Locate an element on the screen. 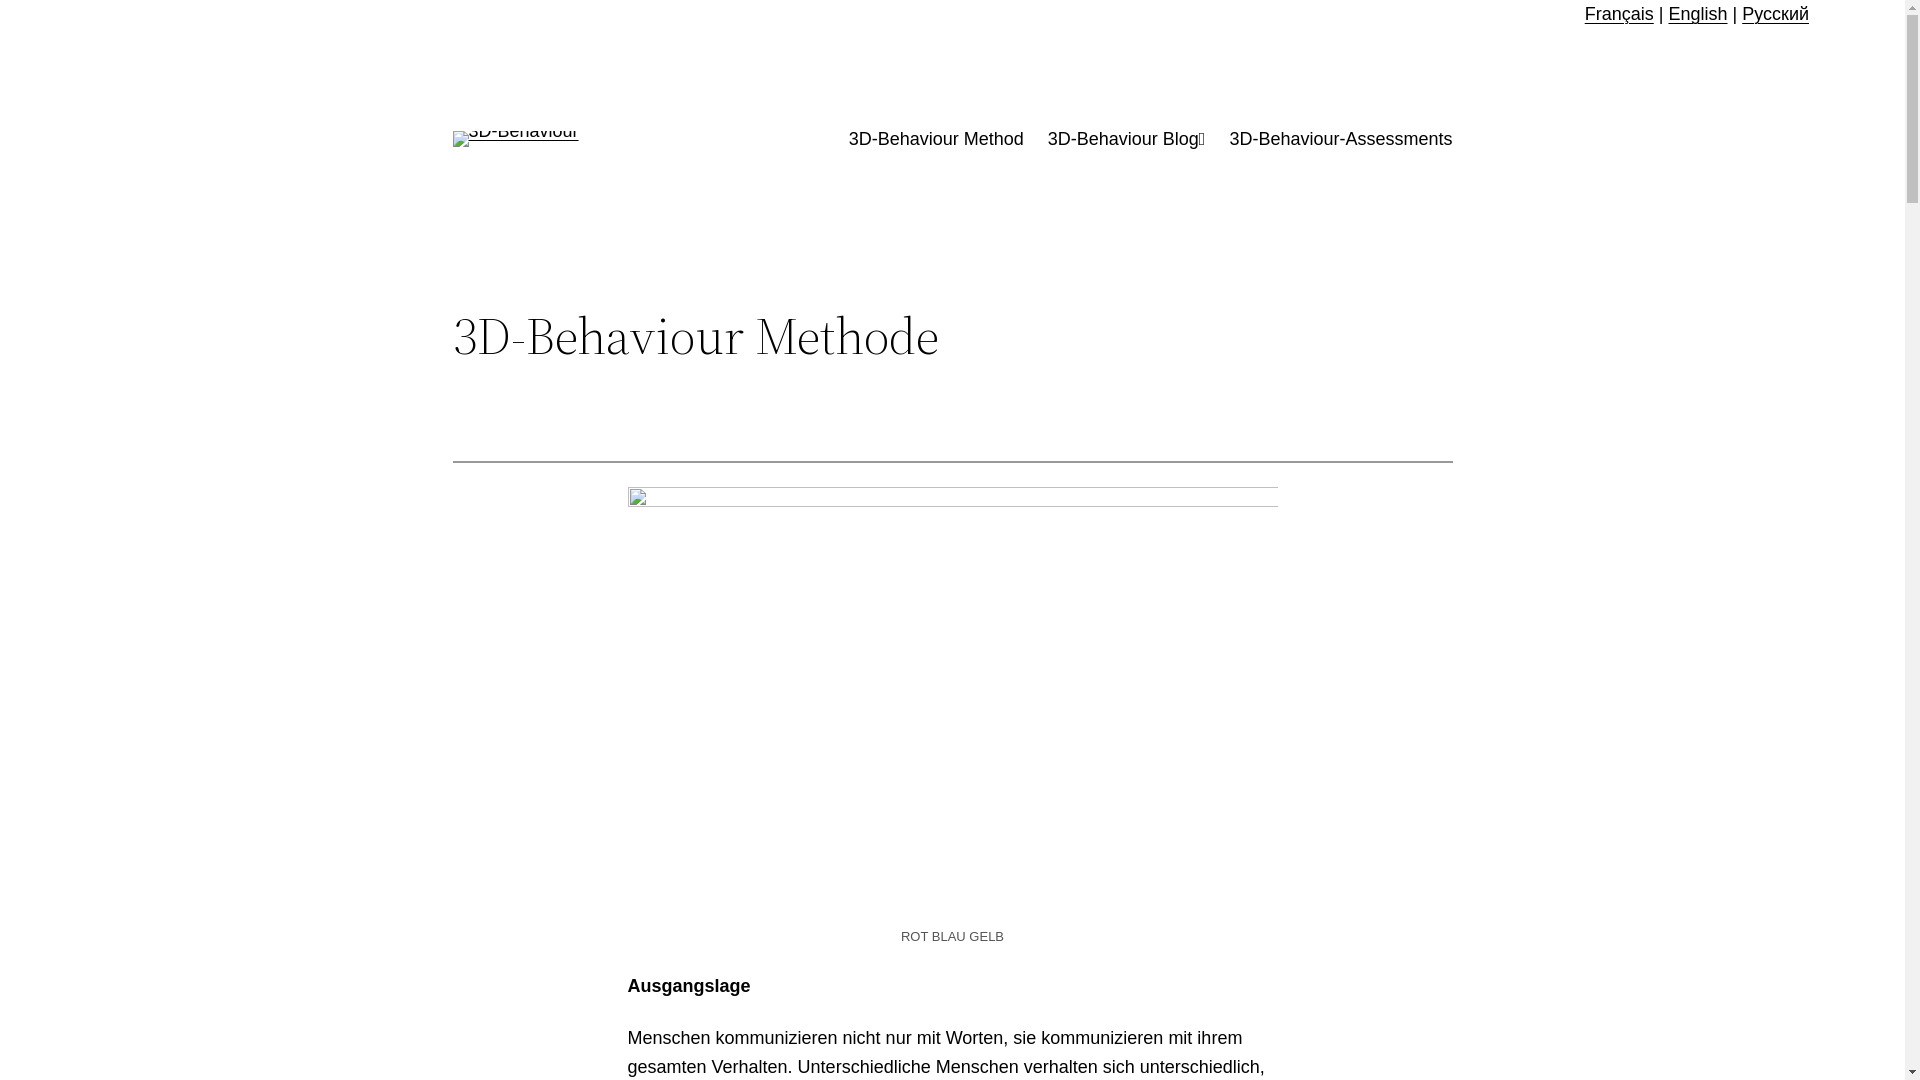 The height and width of the screenshot is (1080, 1920). '3D-Behaviour-Assessments' is located at coordinates (1340, 138).